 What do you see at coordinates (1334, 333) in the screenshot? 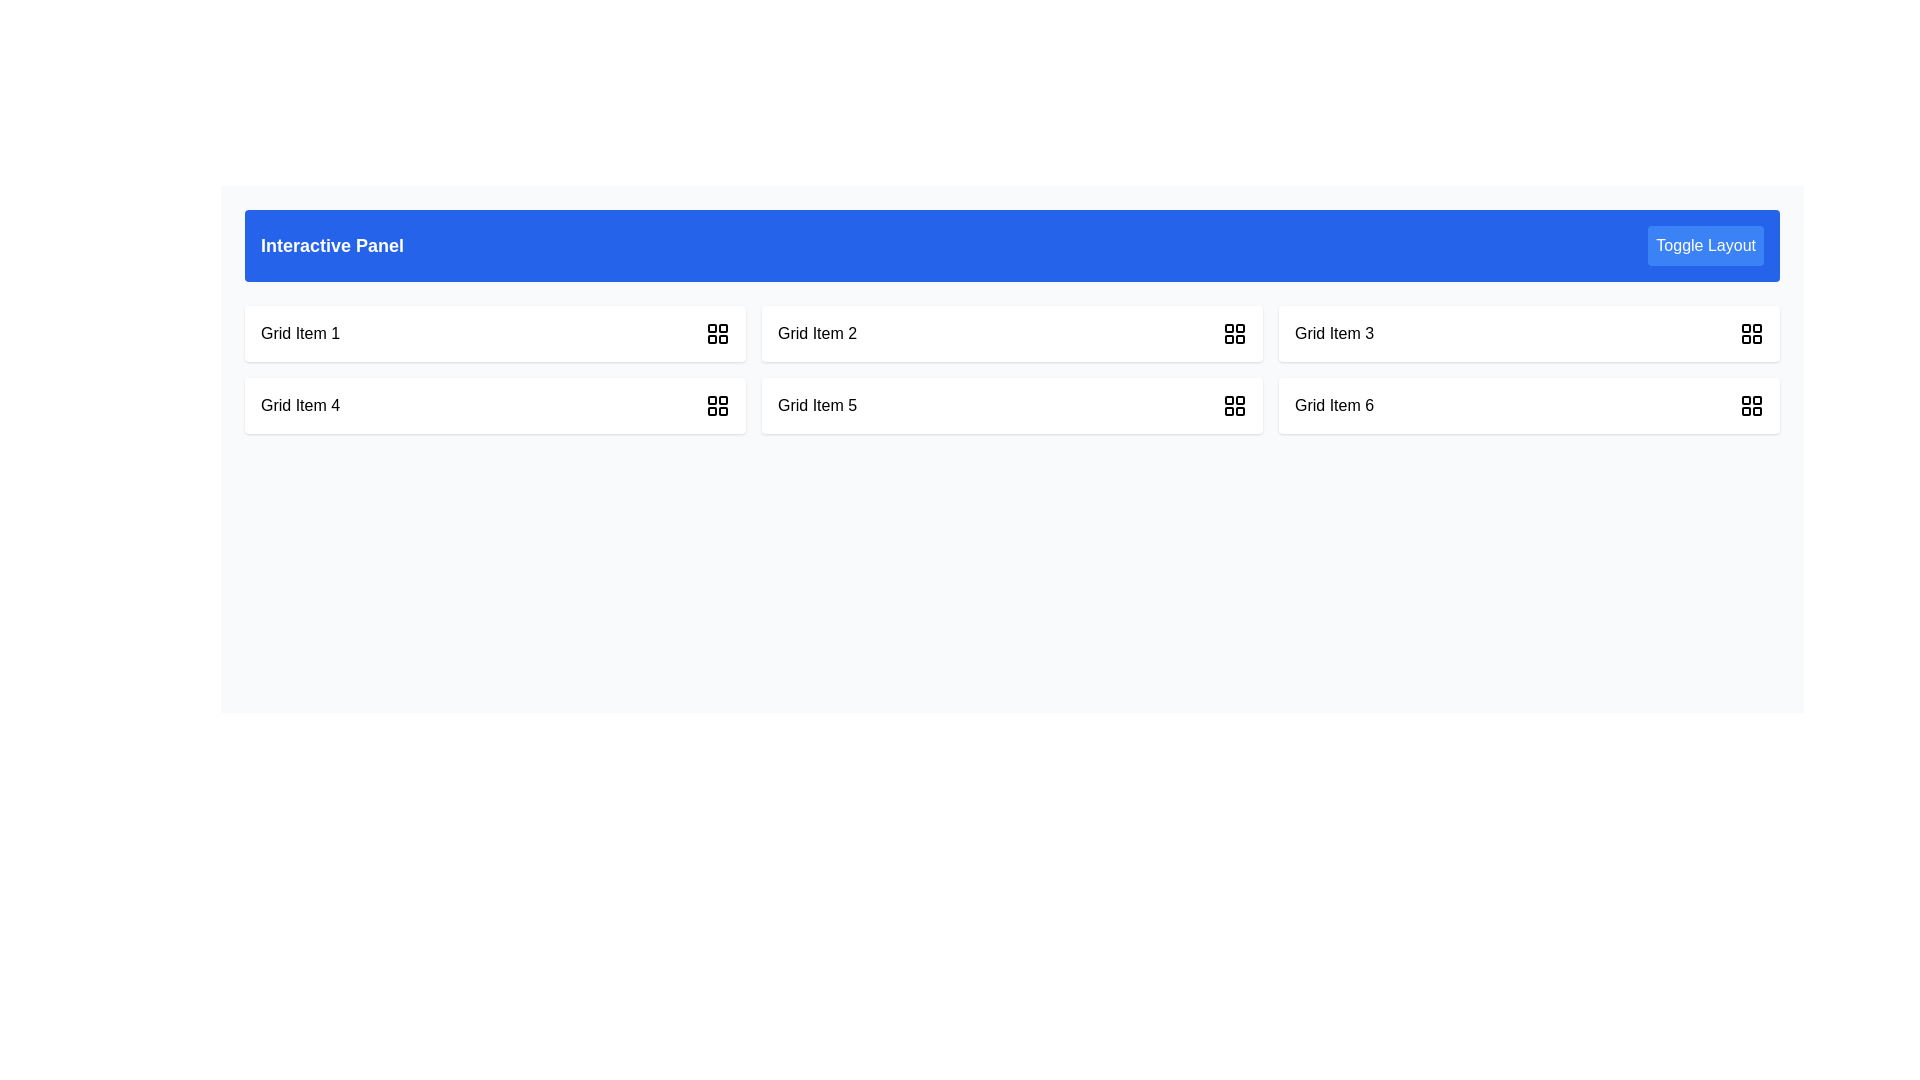
I see `the text label displaying 'Grid Item 3', which is located in the upper row of the grid layout, specifically as the third item from the left` at bounding box center [1334, 333].